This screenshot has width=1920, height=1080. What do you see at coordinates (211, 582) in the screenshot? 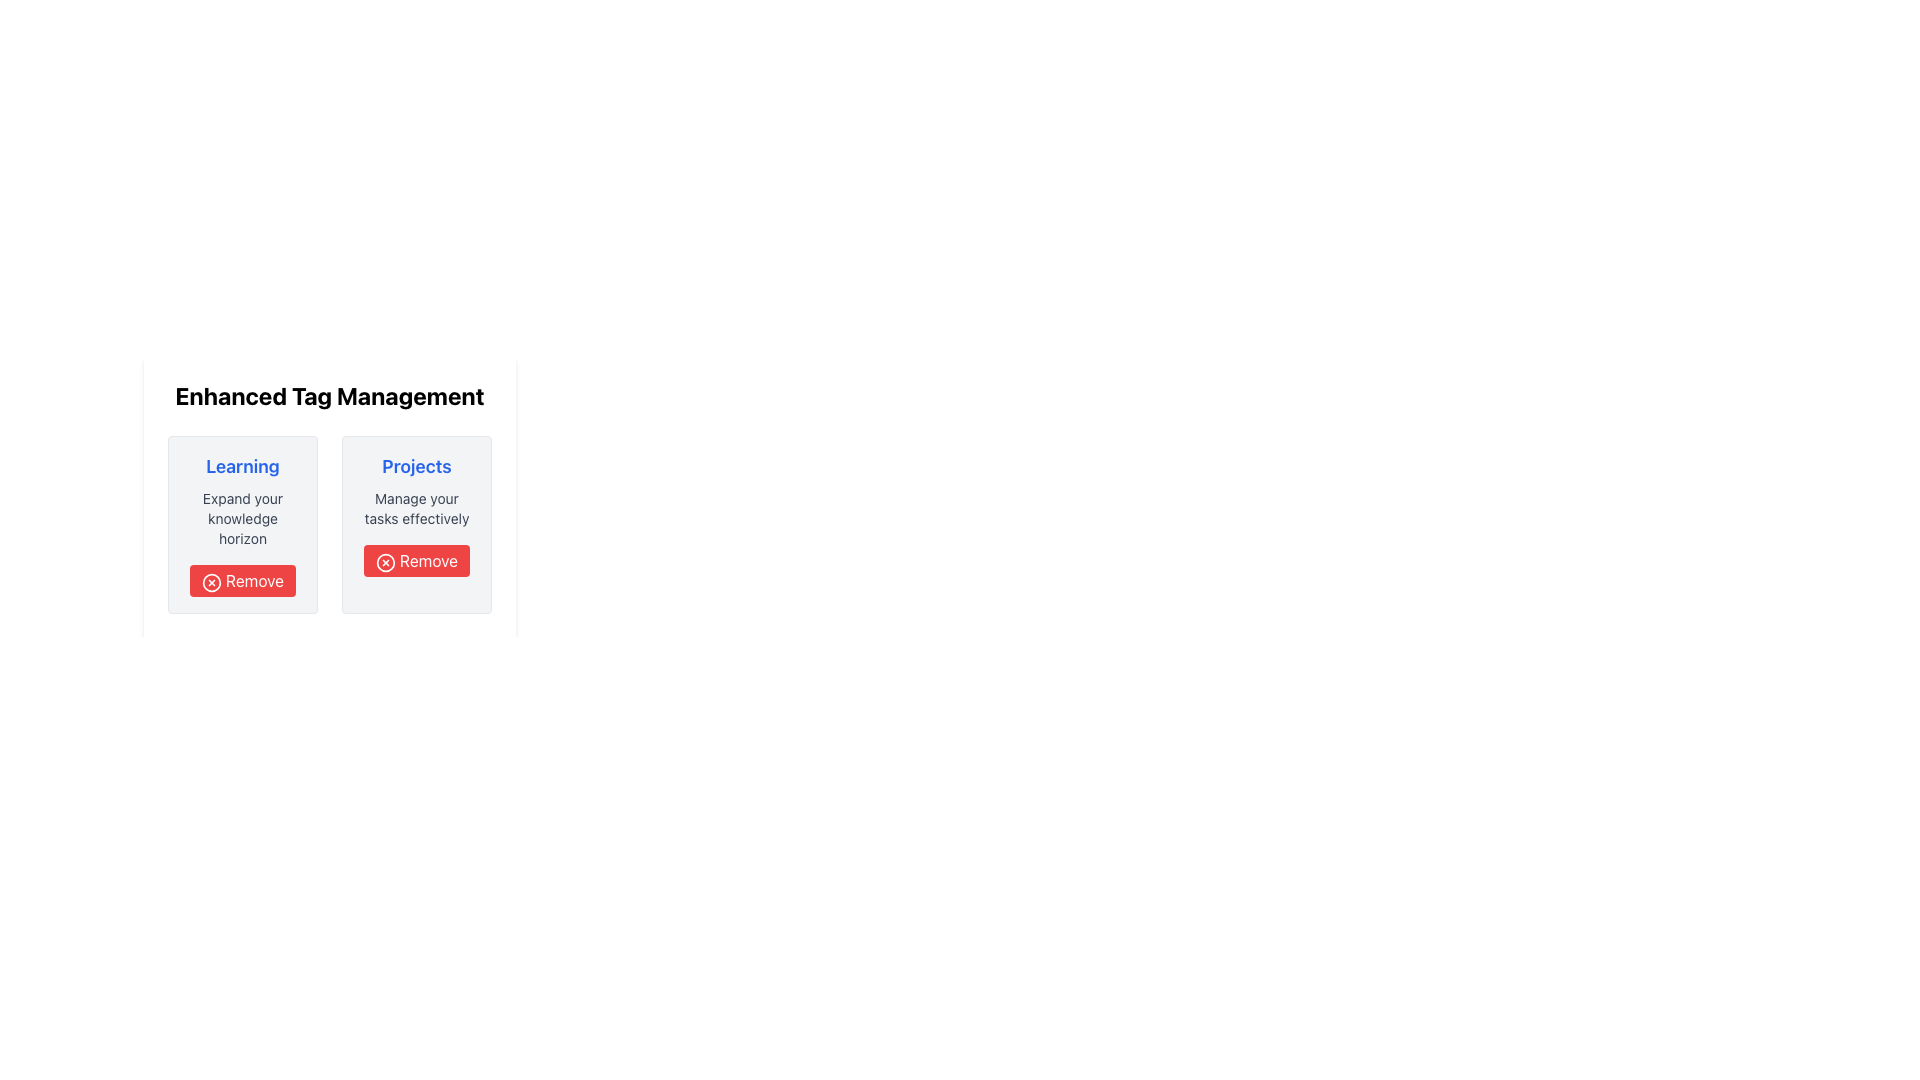
I see `the 'Remove' icon located within the 'Learning' card under 'Enhanced Tag Management' section` at bounding box center [211, 582].